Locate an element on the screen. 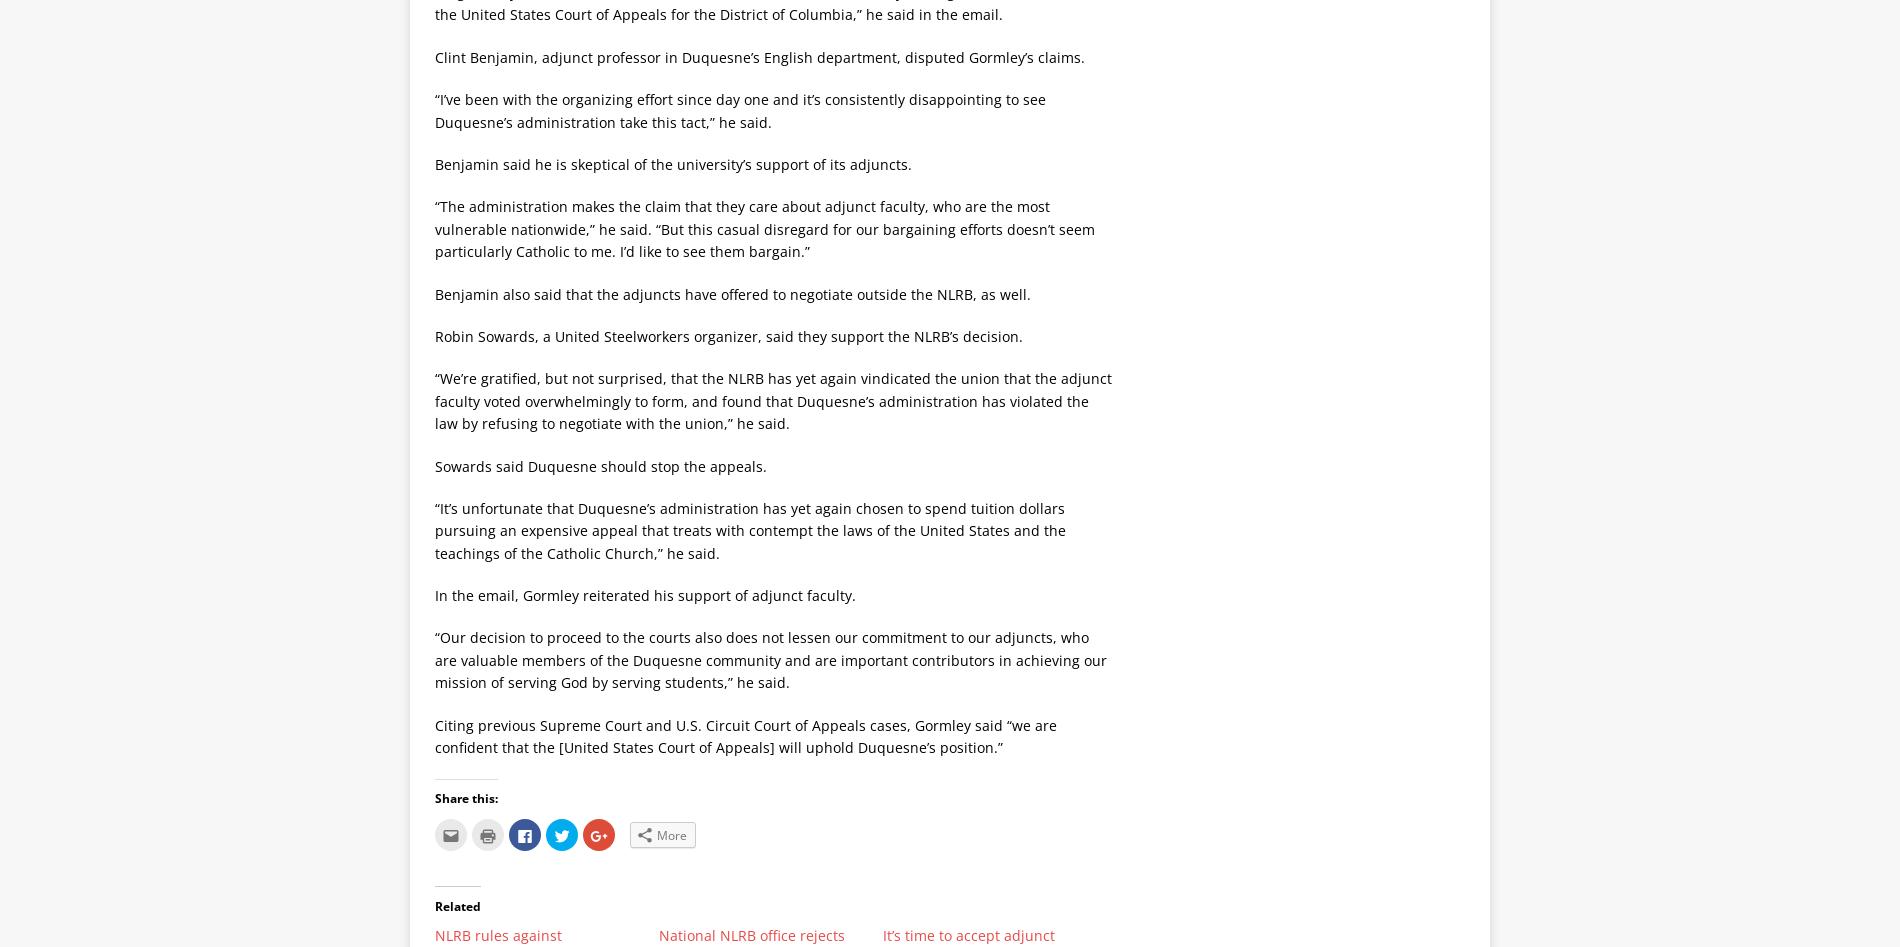 This screenshot has height=947, width=1900. 'More' is located at coordinates (672, 834).